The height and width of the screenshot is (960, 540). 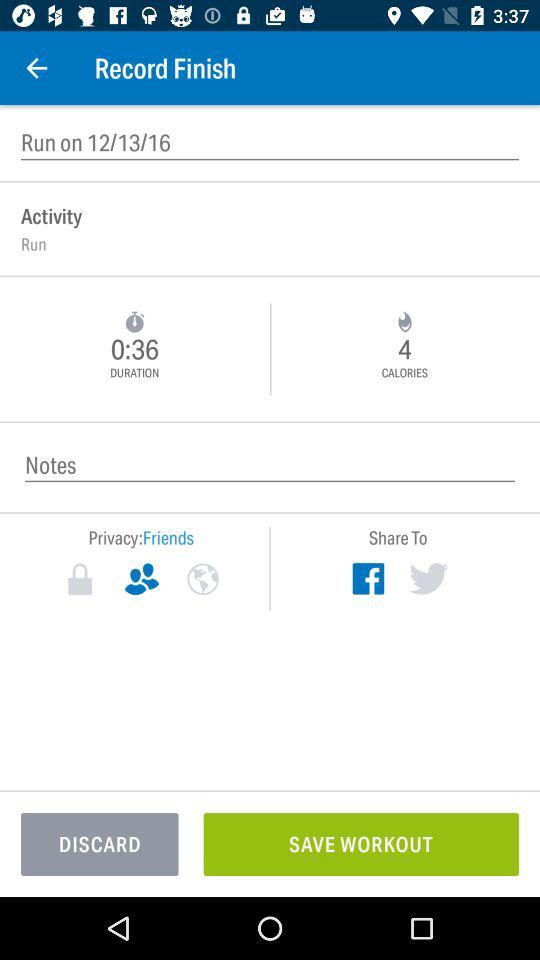 What do you see at coordinates (360, 843) in the screenshot?
I see `item next to discard` at bounding box center [360, 843].